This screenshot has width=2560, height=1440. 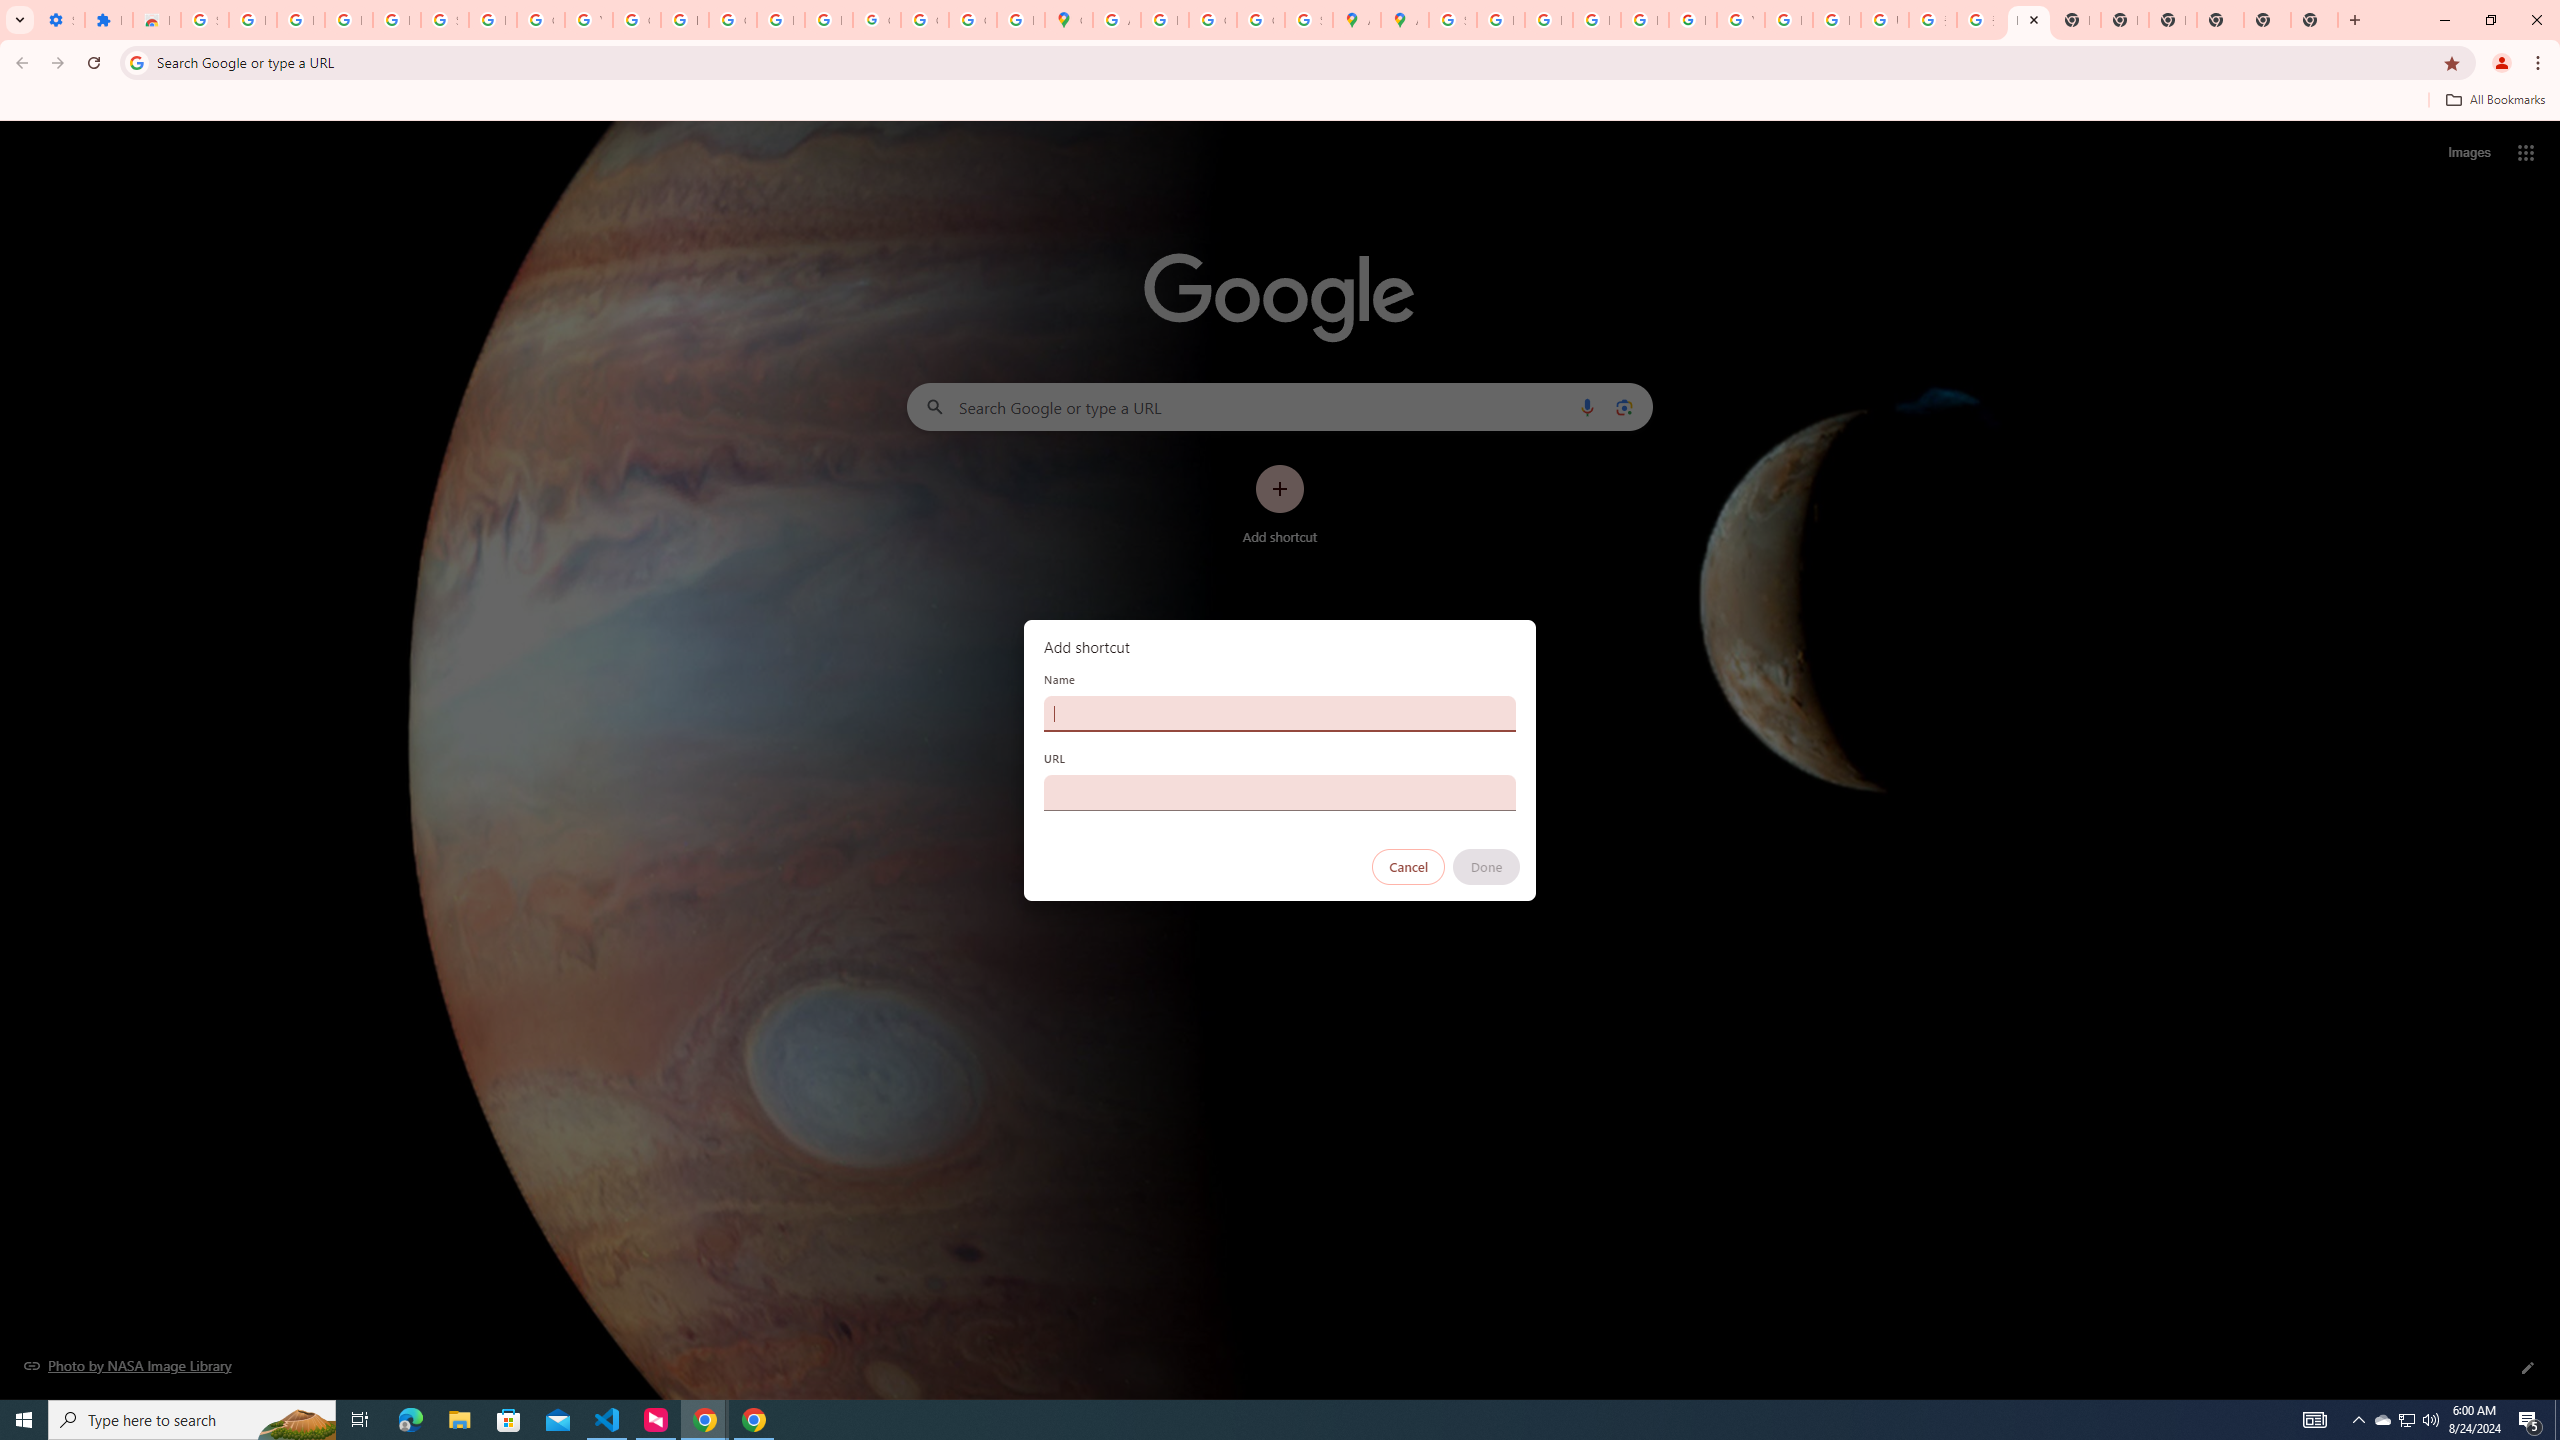 I want to click on 'URL', so click(x=1280, y=792).